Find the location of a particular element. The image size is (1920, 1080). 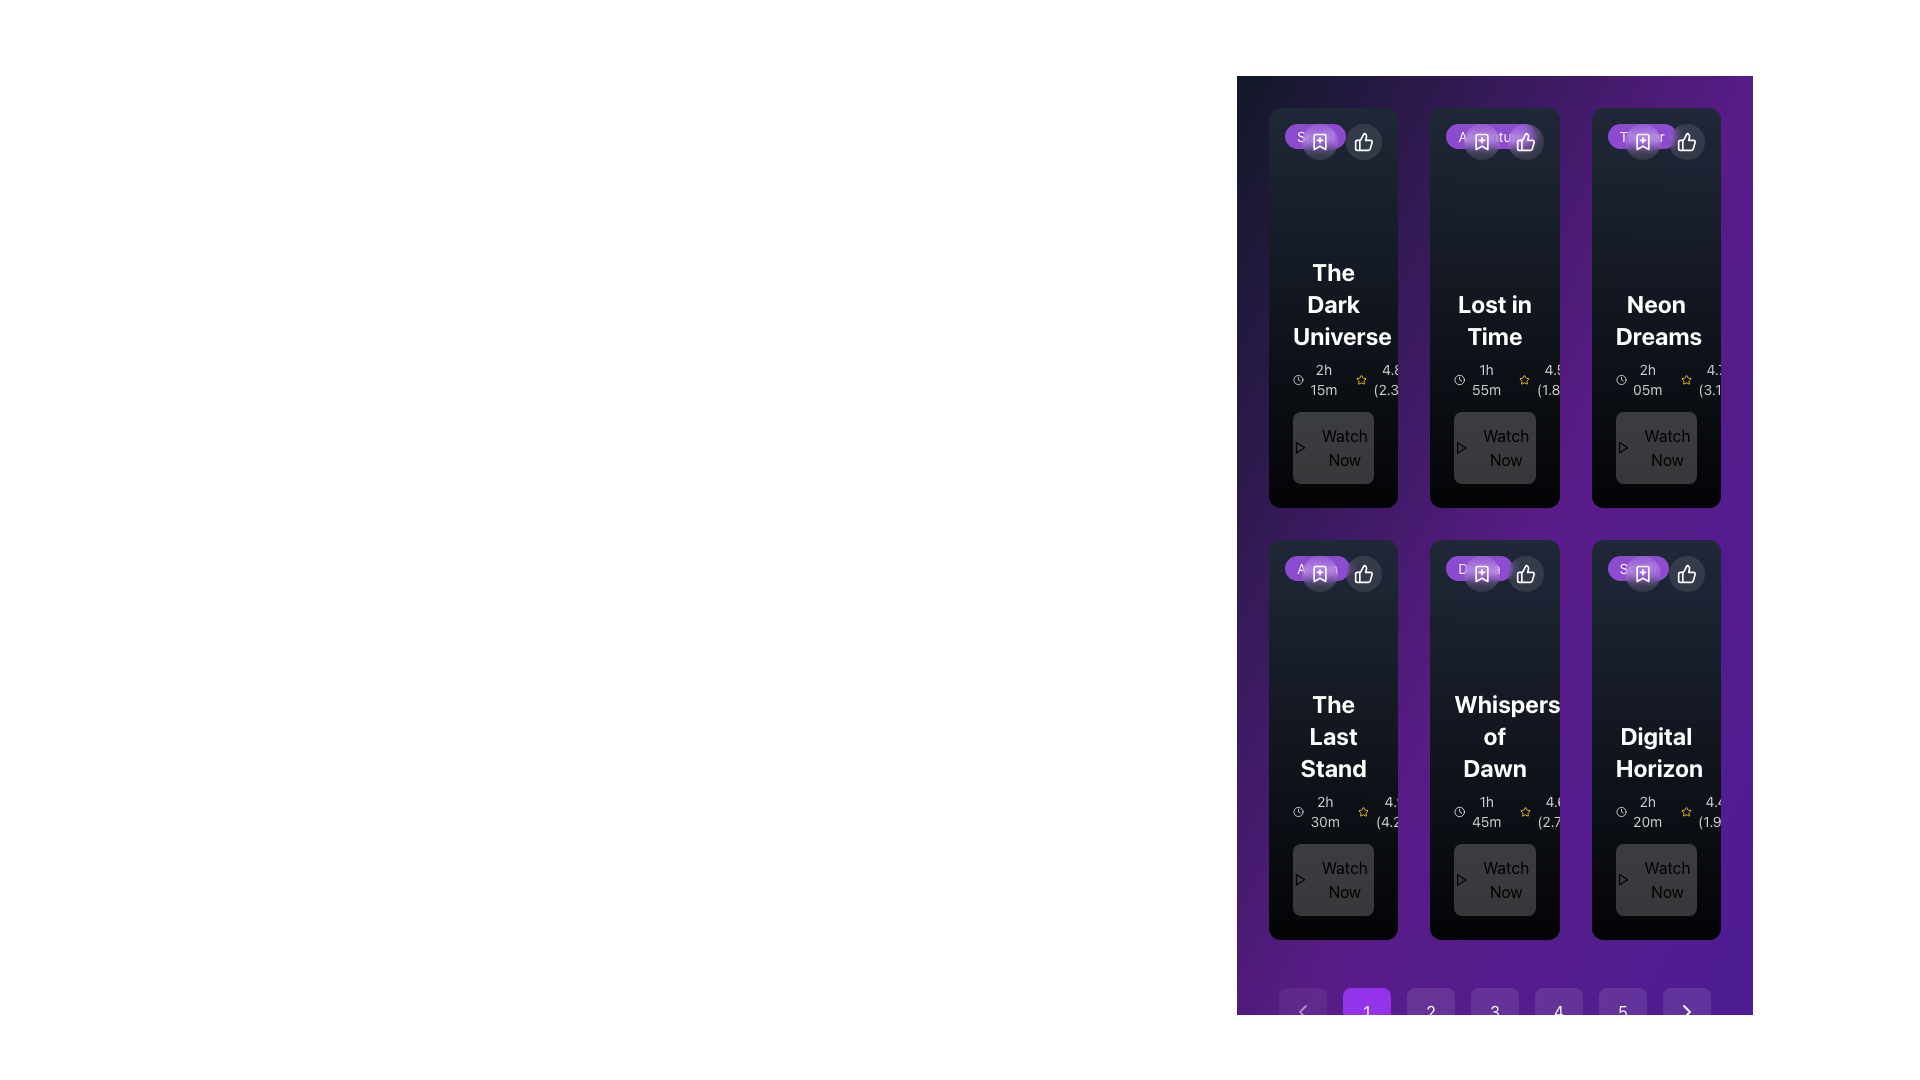

the first star icon representing a unit of the rating for 'Digital Horizon' located below the title and rating text is located at coordinates (1524, 811).